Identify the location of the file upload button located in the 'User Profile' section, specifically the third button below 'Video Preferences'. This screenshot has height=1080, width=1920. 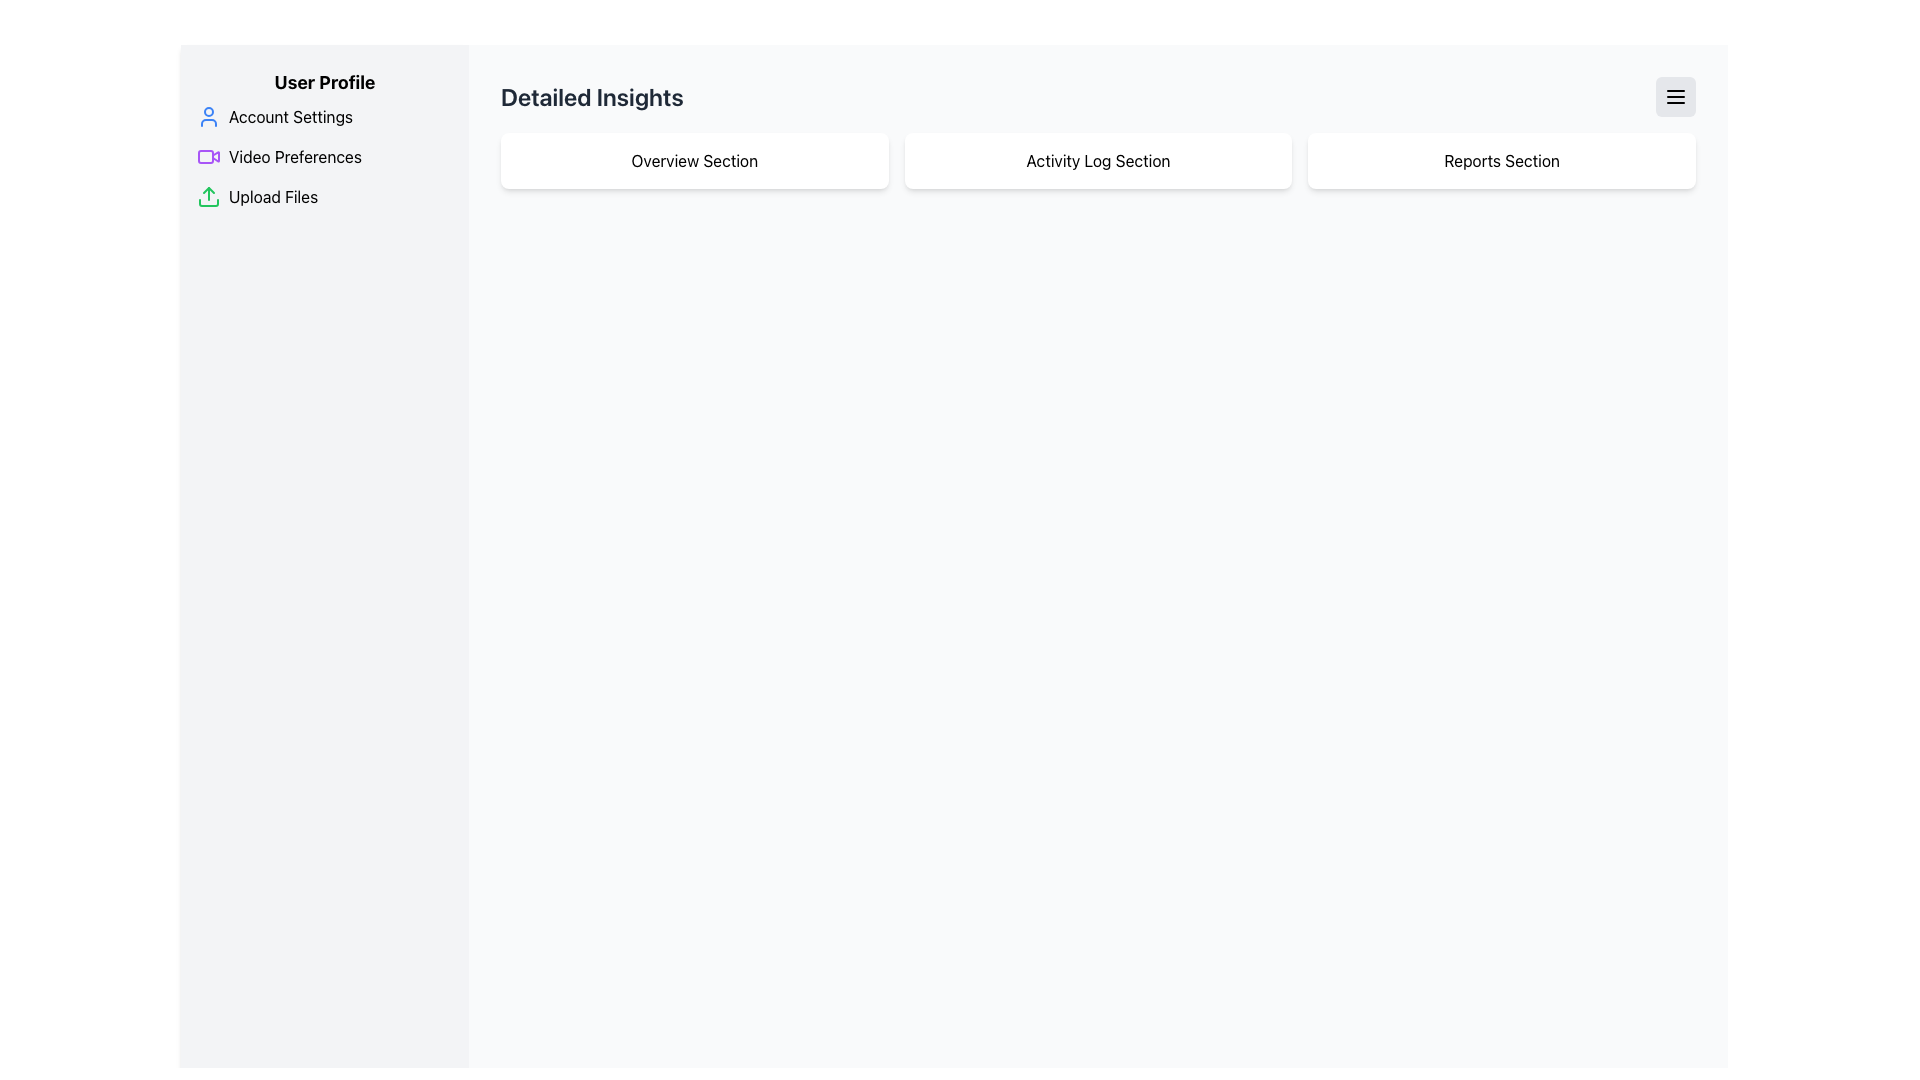
(325, 196).